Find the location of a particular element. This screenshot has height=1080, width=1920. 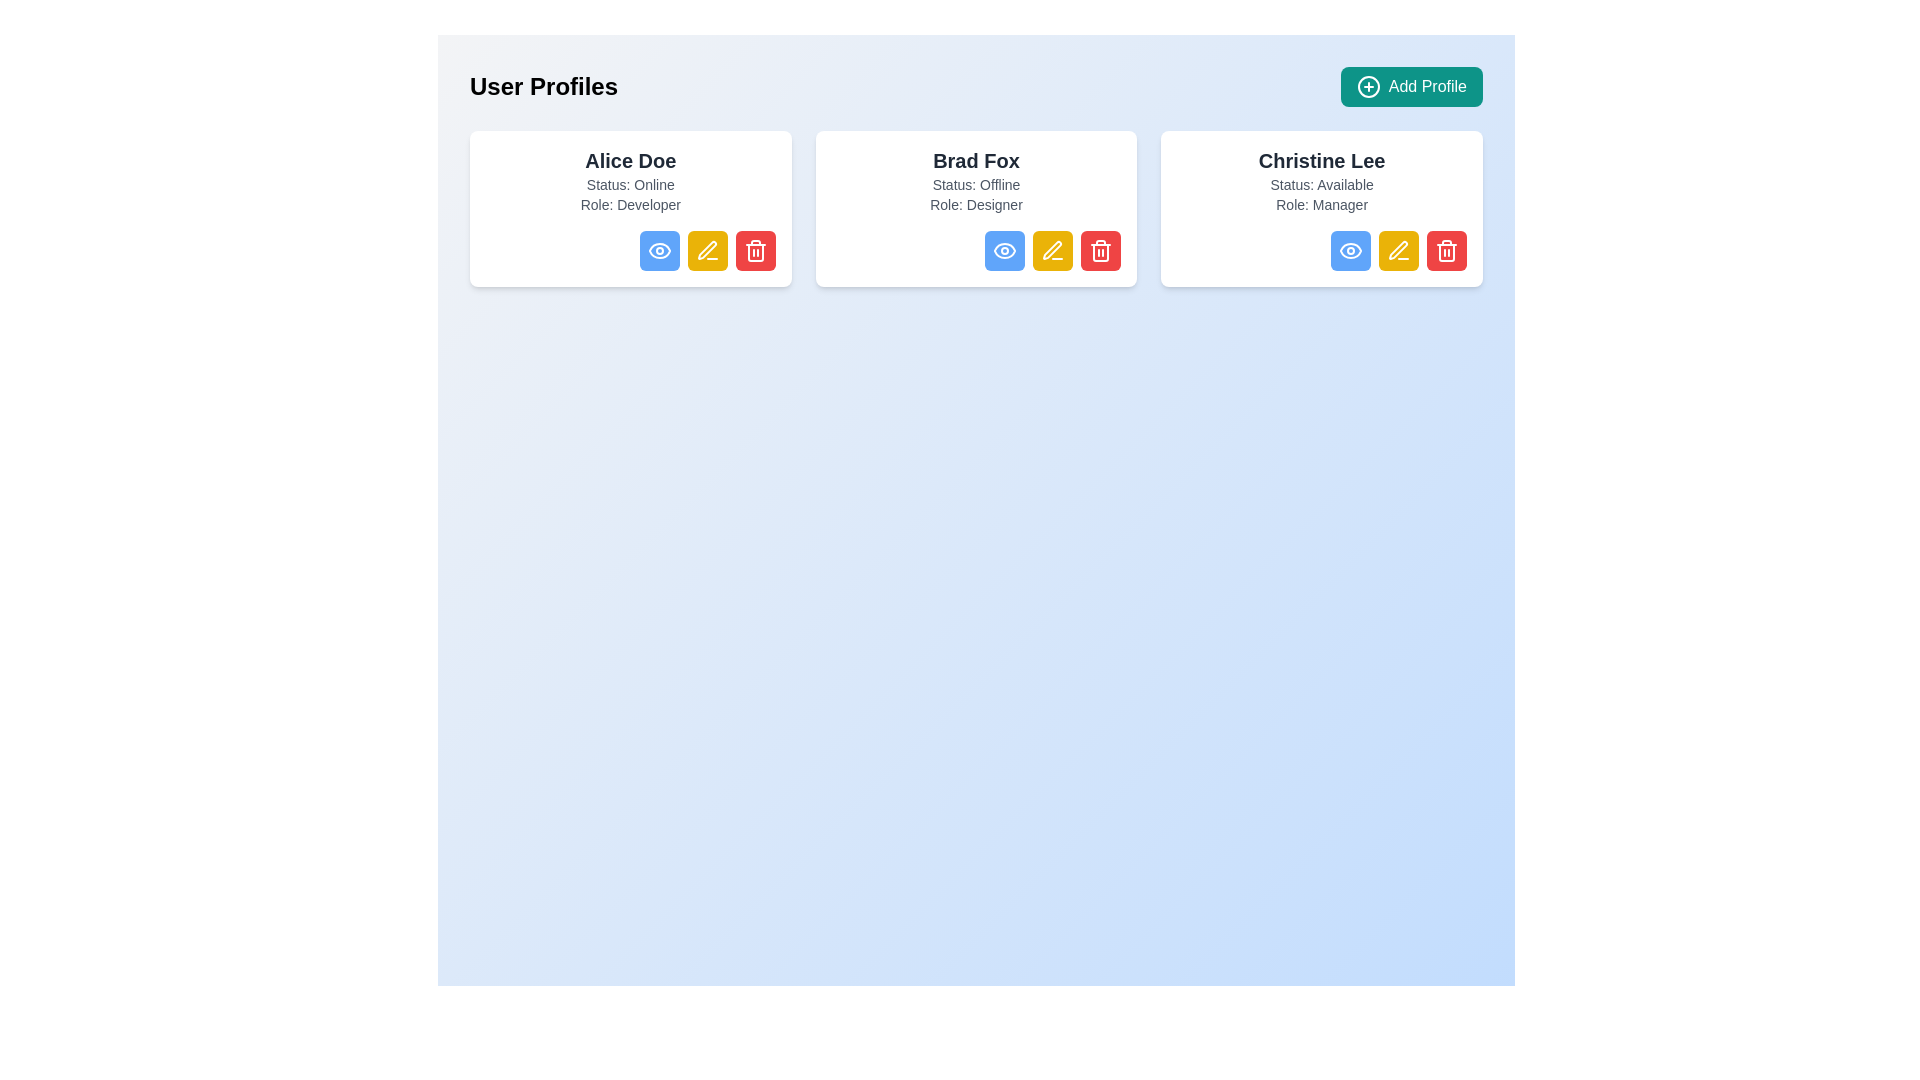

the button located in the top-right corner next to the 'User Profiles' header to initiate the profile-adding process is located at coordinates (1410, 86).